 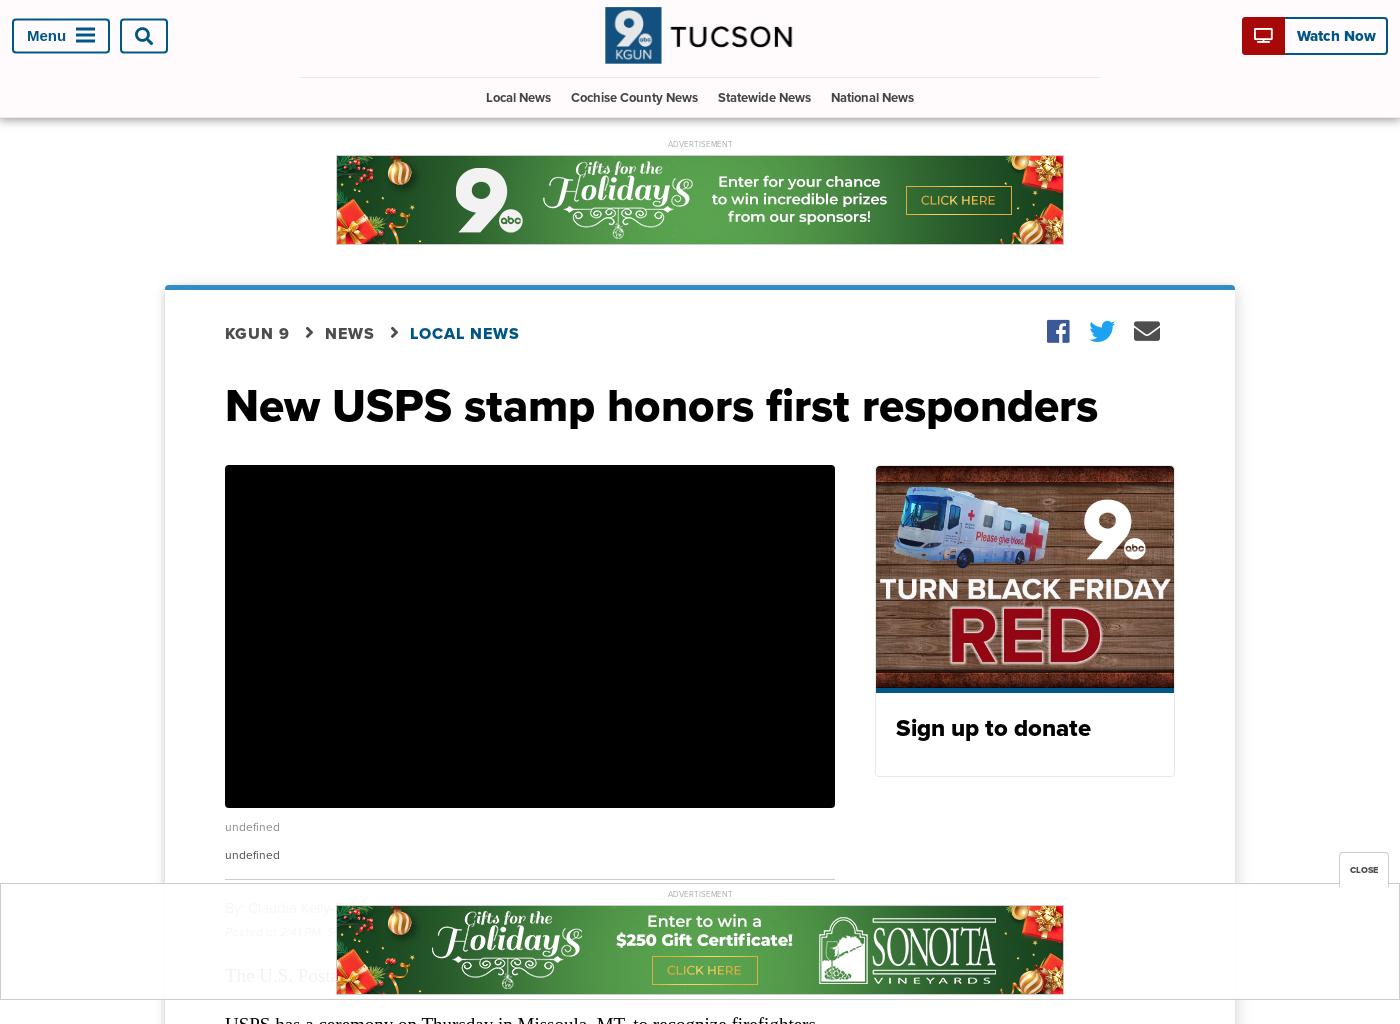 What do you see at coordinates (661, 402) in the screenshot?
I see `'New USPS stamp honors first responders'` at bounding box center [661, 402].